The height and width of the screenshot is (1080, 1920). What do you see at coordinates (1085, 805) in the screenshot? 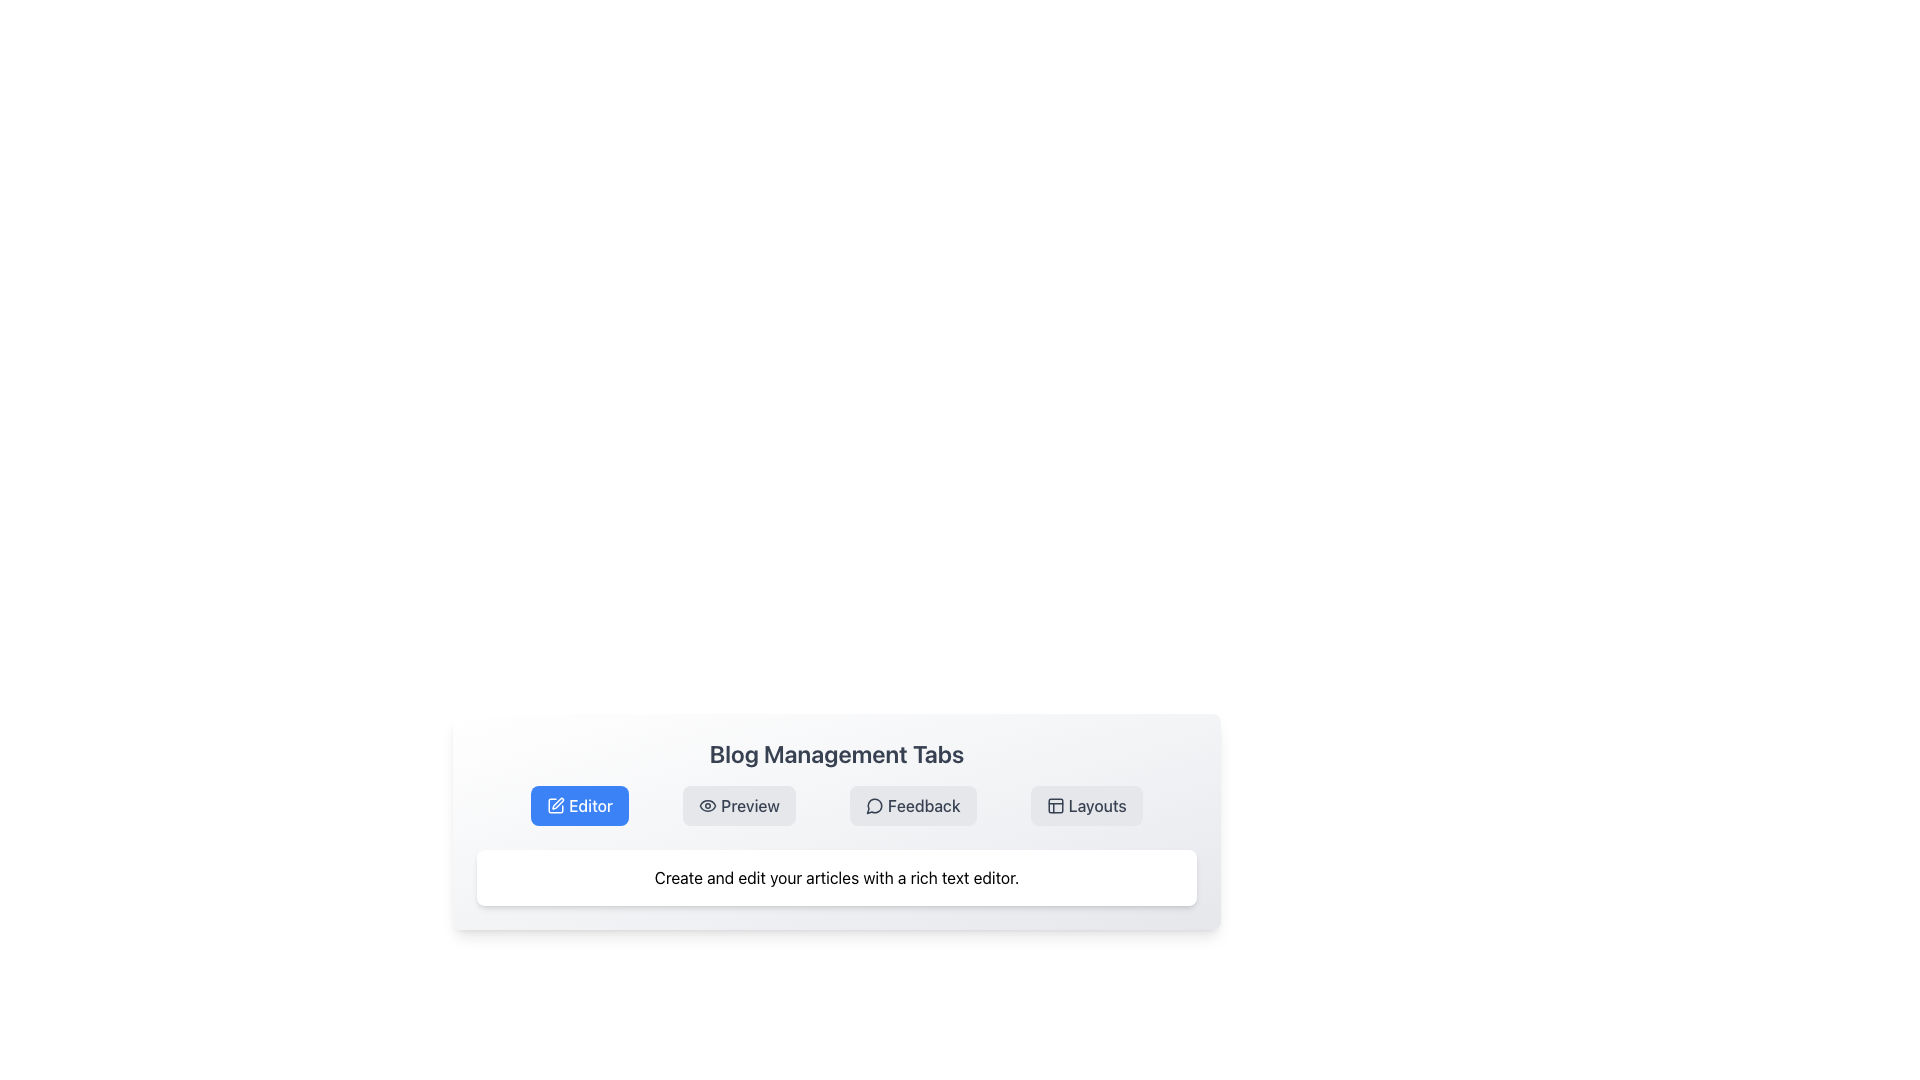
I see `the 'Layouts' button, which is the last button in a horizontal menu bar with a gray background and a rounded rectangular shape` at bounding box center [1085, 805].